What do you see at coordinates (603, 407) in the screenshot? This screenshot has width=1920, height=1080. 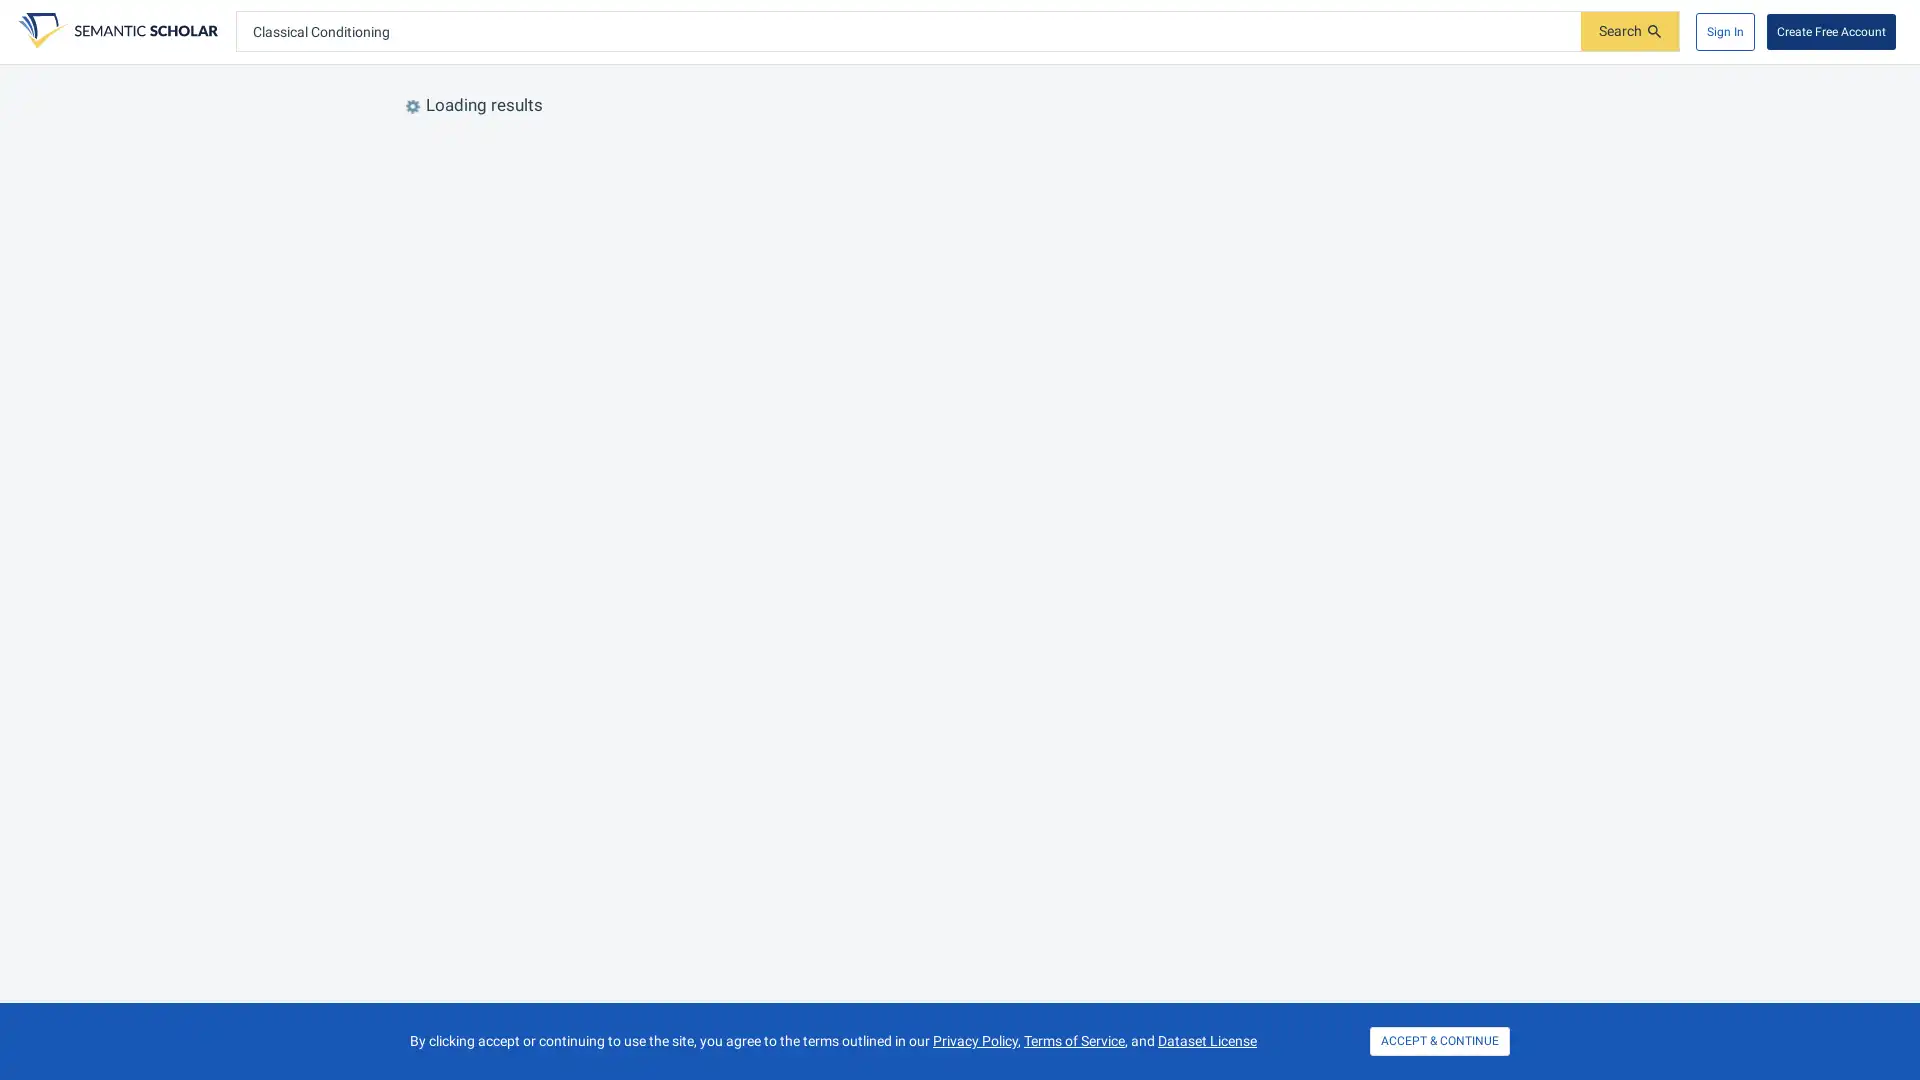 I see `Turn on email alert for this paper` at bounding box center [603, 407].